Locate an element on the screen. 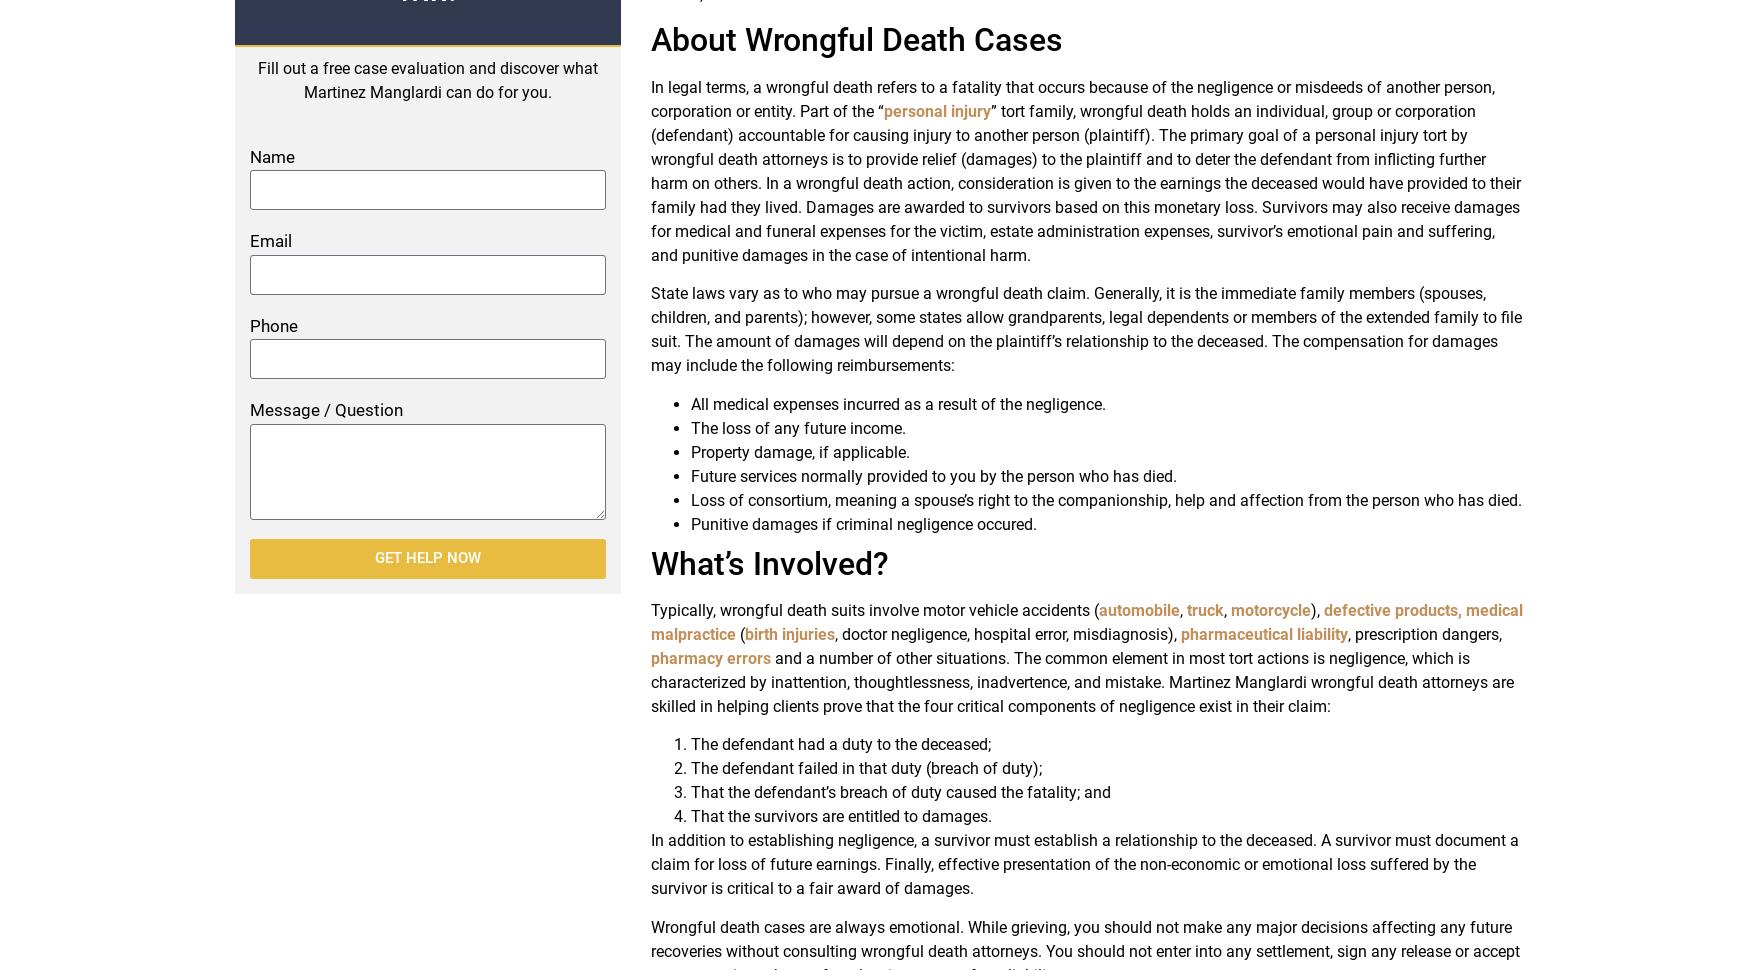 This screenshot has height=970, width=1750. 'Phone' is located at coordinates (273, 325).